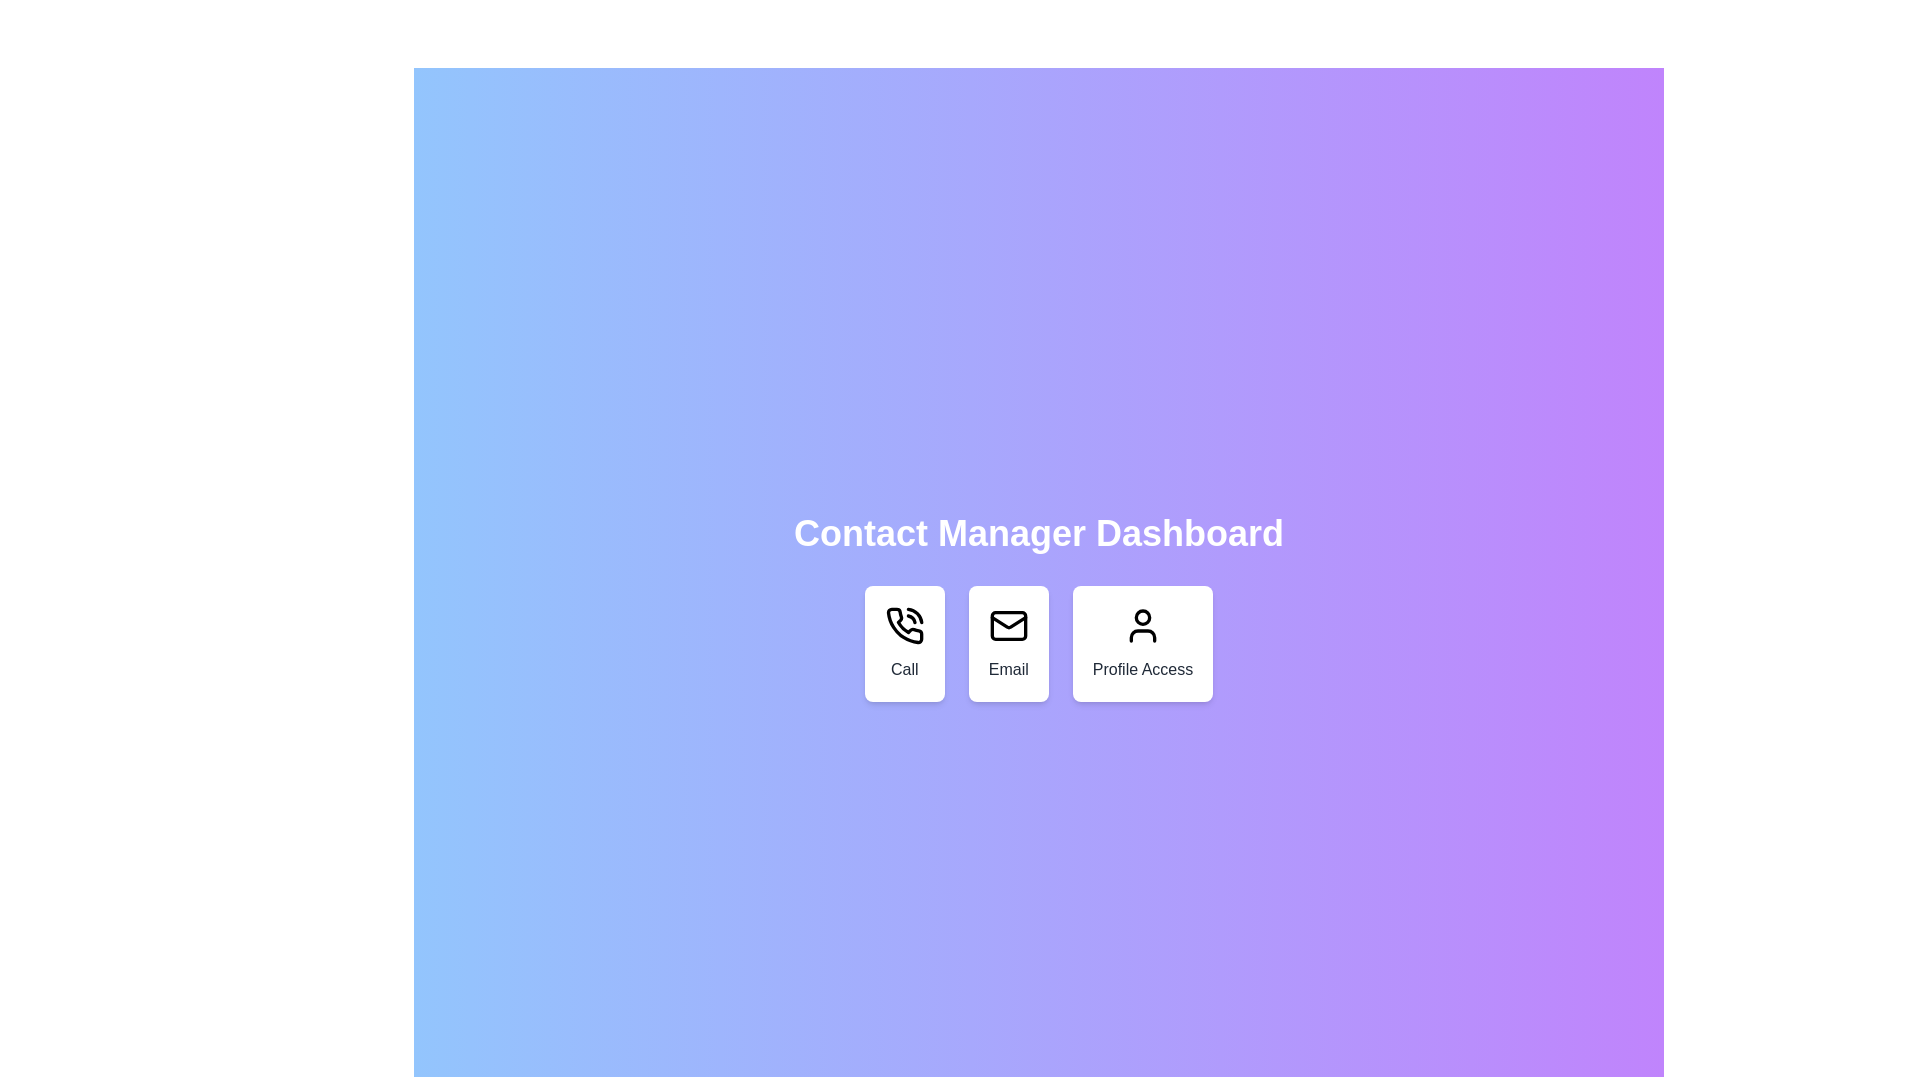 Image resolution: width=1920 pixels, height=1080 pixels. Describe the element at coordinates (1008, 644) in the screenshot. I see `the Email button, which is the second button in a row of three options (Call, Email, Profile Access)` at that location.